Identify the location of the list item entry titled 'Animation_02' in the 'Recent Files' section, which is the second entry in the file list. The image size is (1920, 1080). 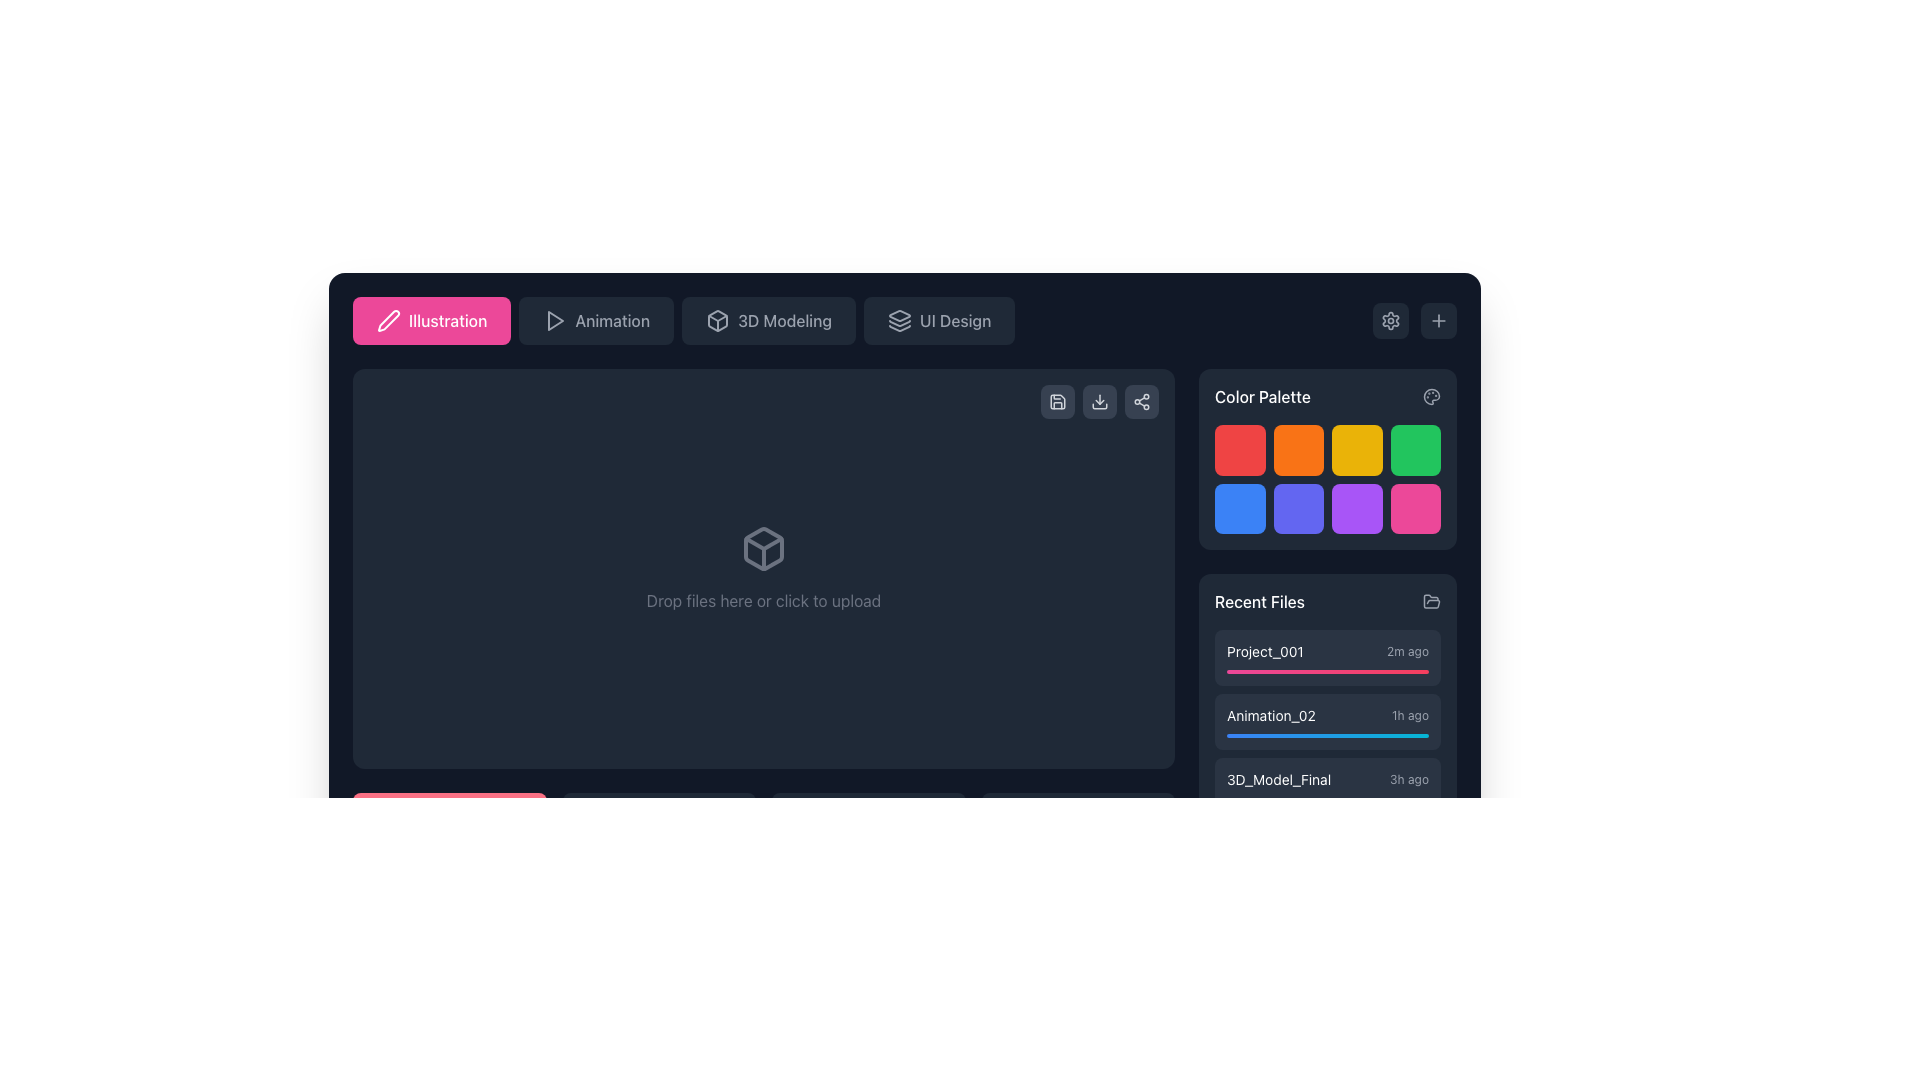
(1328, 721).